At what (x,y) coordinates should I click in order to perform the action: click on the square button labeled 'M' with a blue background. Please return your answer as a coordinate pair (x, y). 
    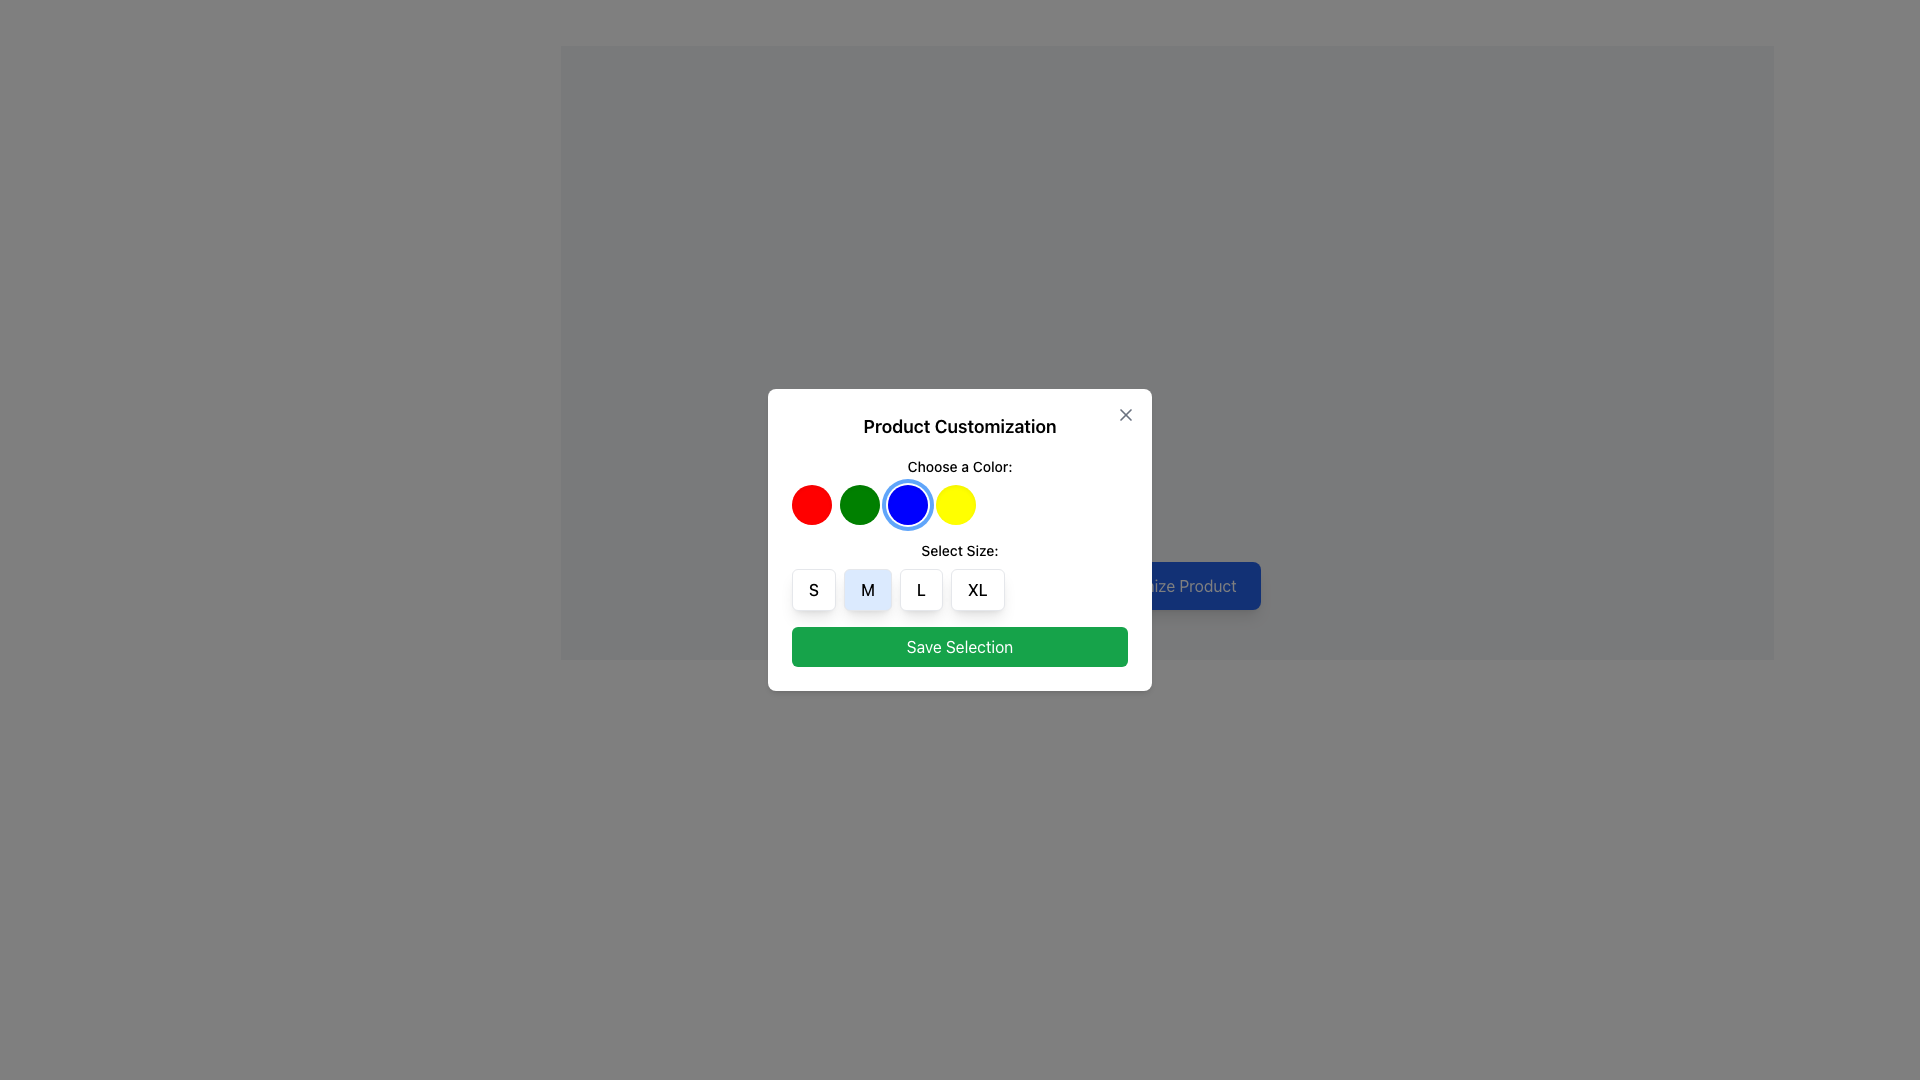
    Looking at the image, I should click on (868, 589).